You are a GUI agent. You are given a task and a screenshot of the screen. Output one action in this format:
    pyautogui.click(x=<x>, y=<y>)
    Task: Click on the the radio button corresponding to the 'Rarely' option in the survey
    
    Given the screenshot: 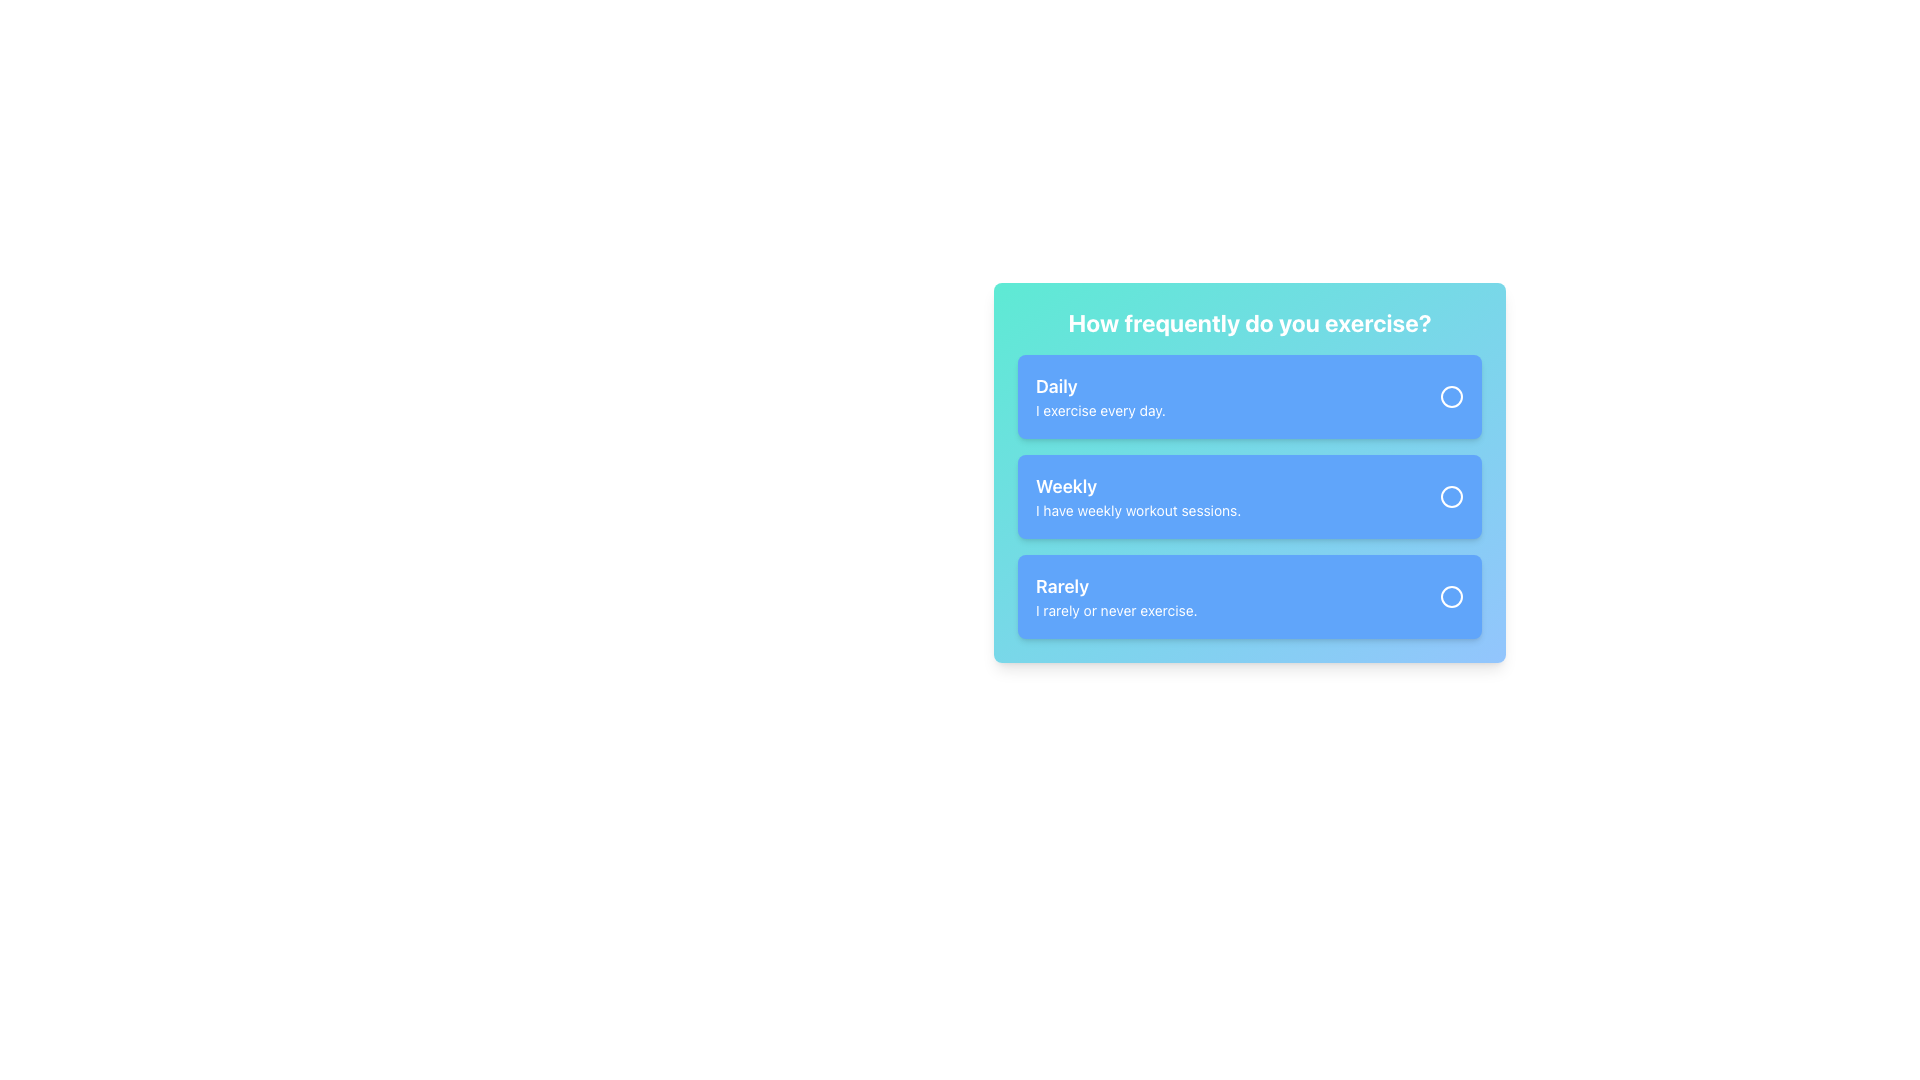 What is the action you would take?
    pyautogui.click(x=1451, y=596)
    